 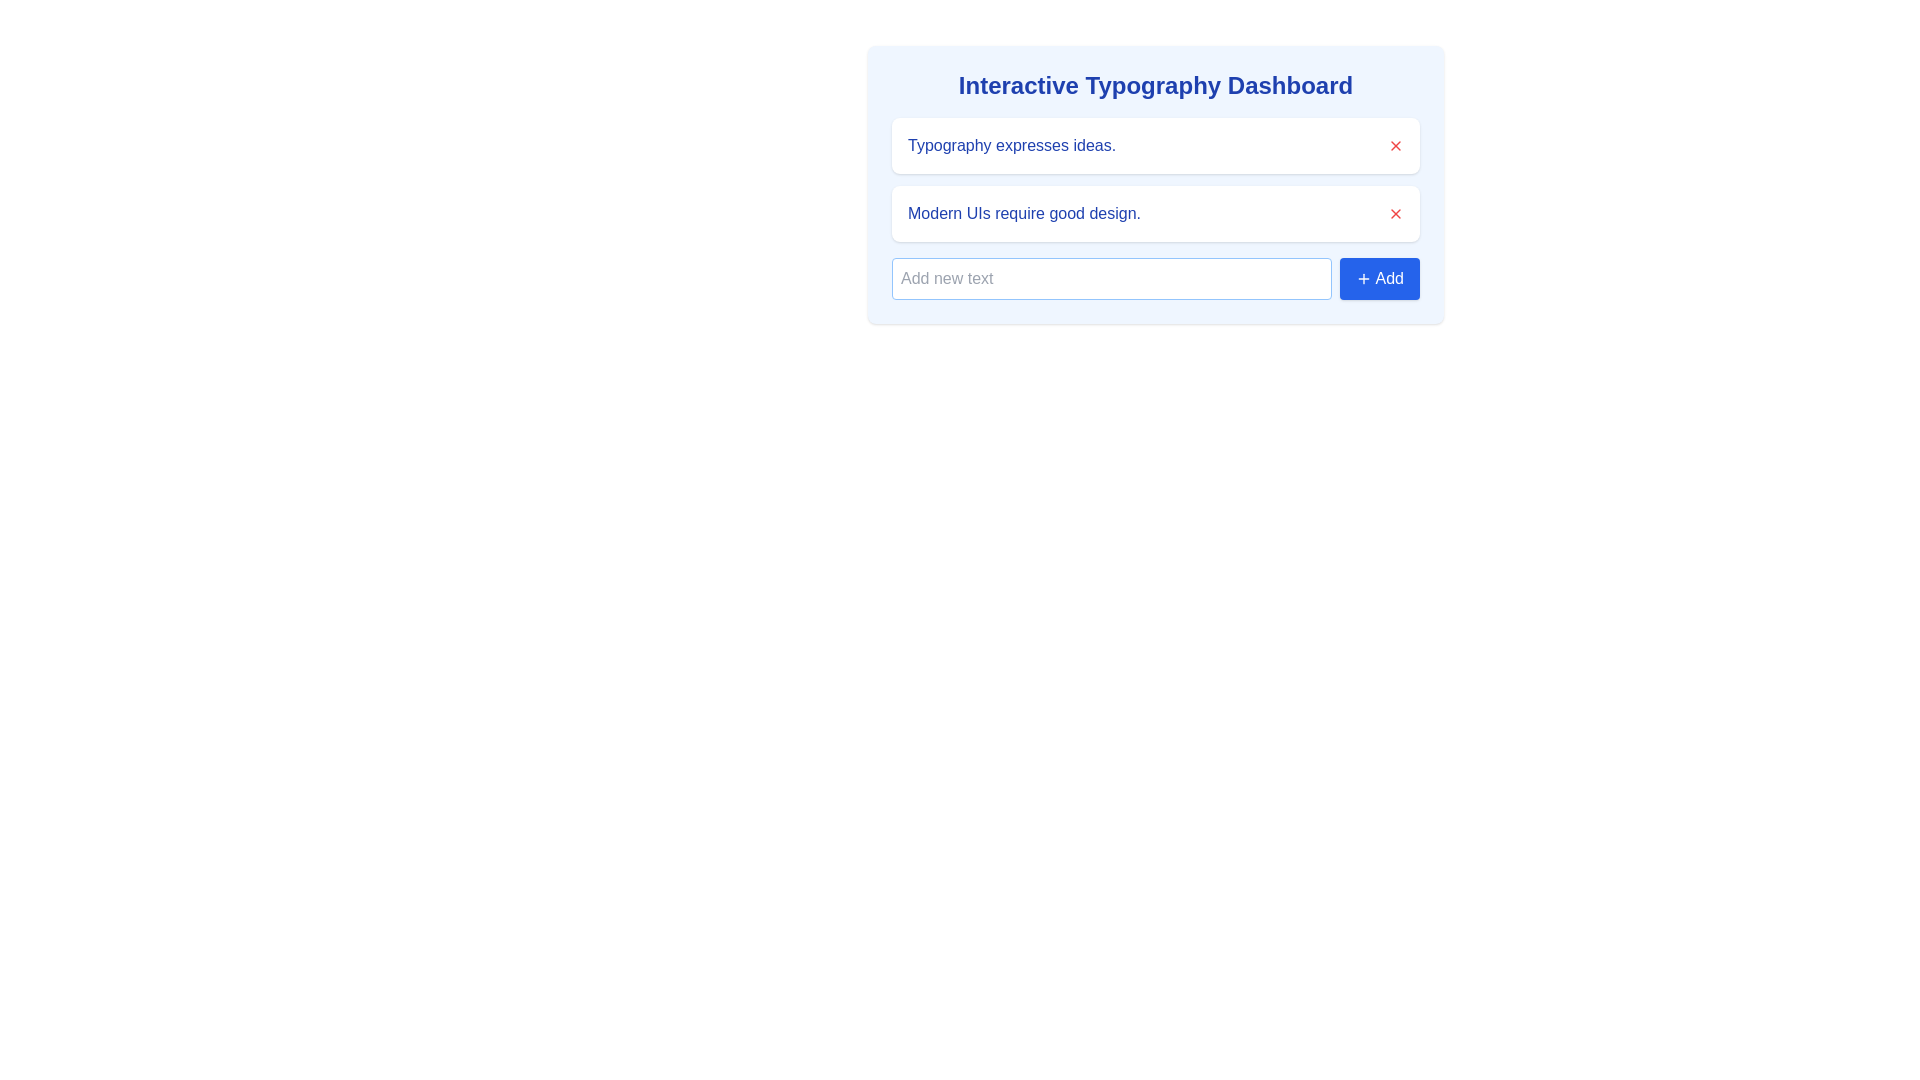 What do you see at coordinates (1156, 145) in the screenshot?
I see `the first list item with text 'Typography expresses ideas.'` at bounding box center [1156, 145].